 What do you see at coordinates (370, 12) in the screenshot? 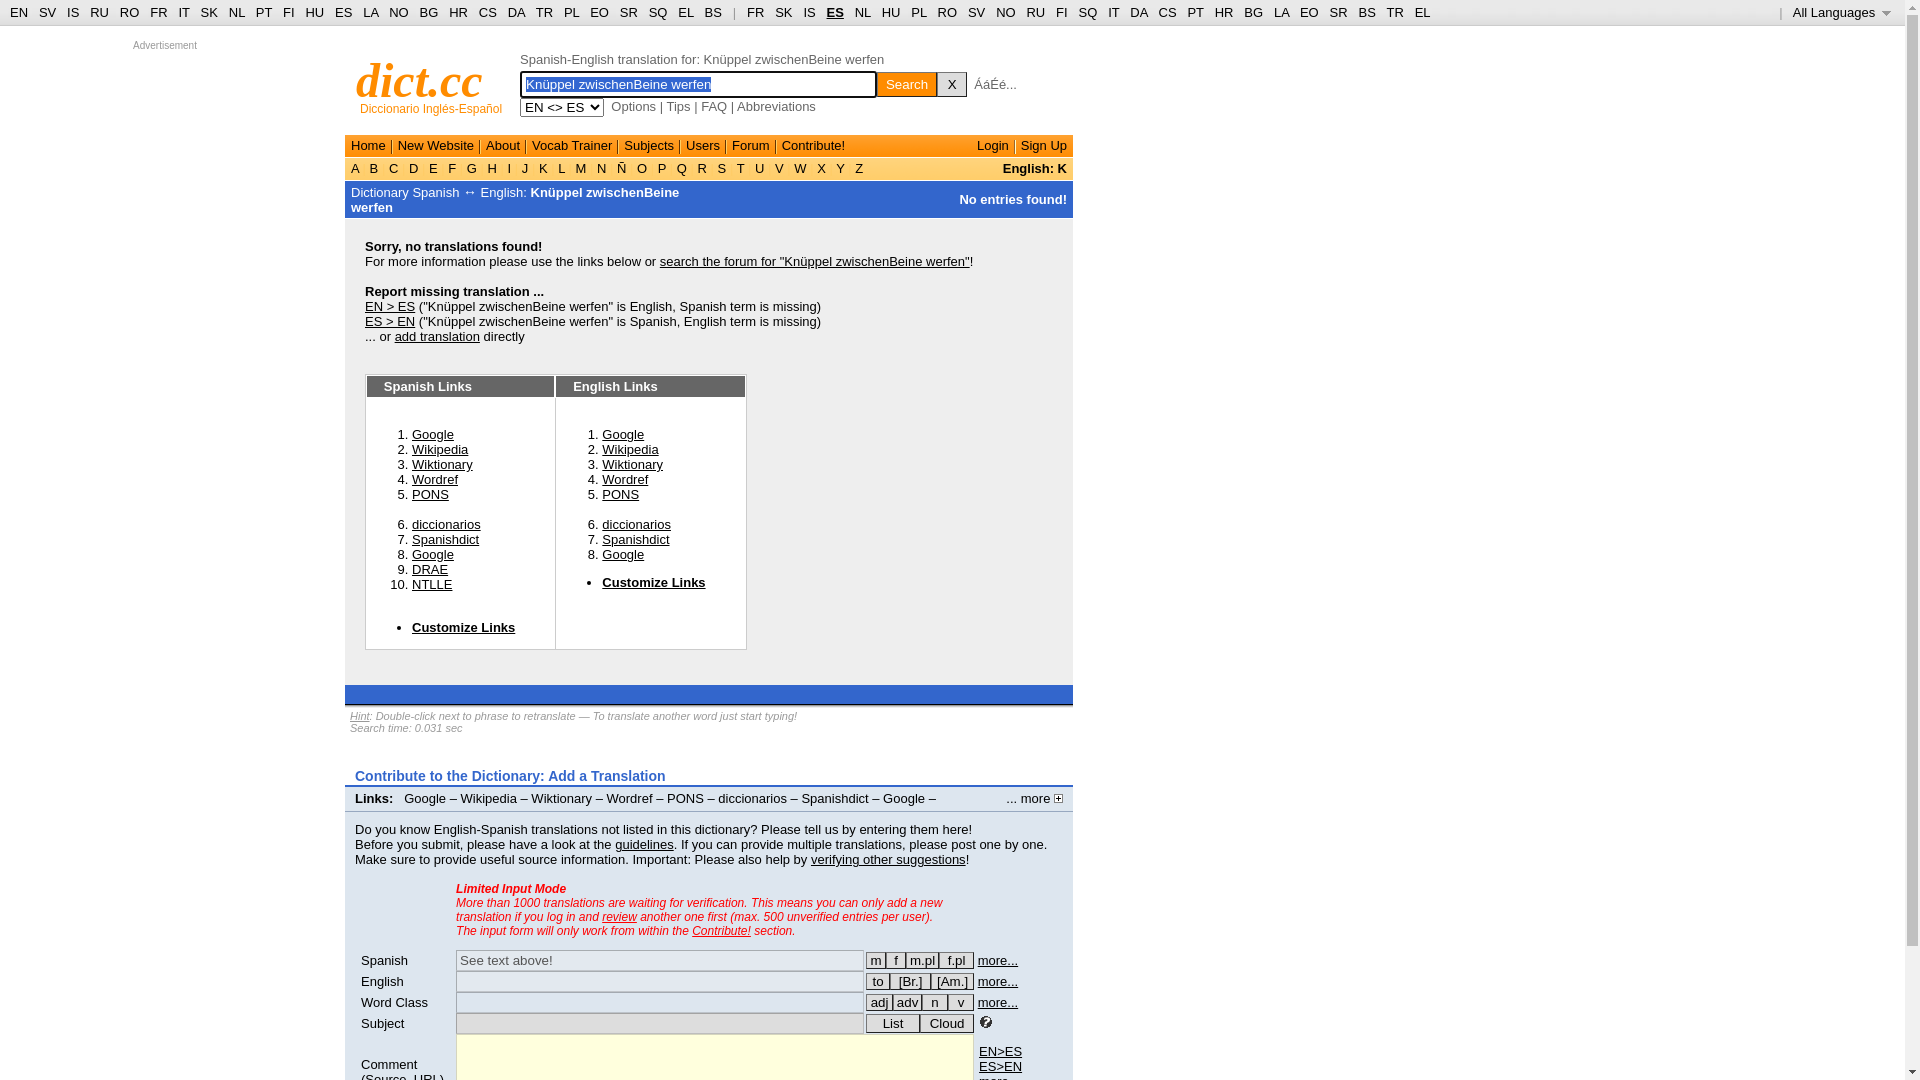
I see `'LA'` at bounding box center [370, 12].